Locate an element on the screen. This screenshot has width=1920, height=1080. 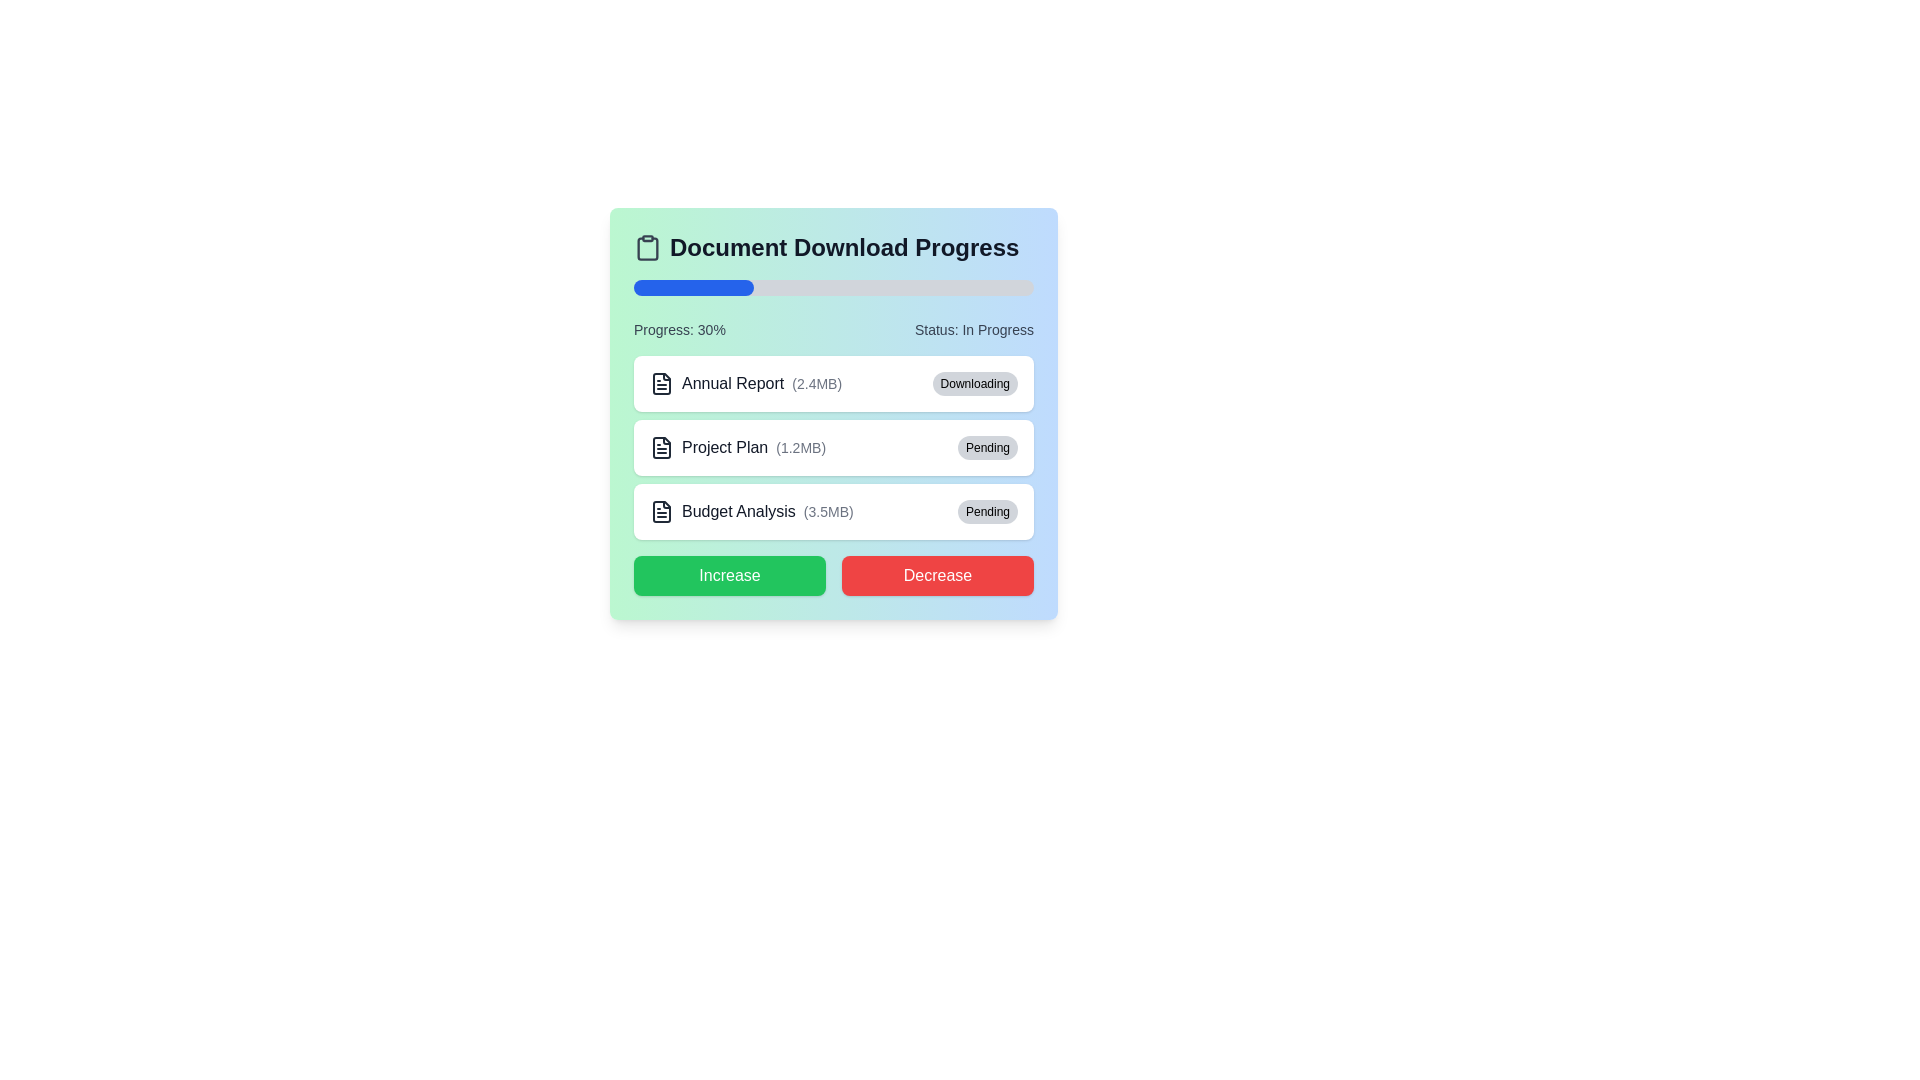
the text label that shows the file size of the 'Budget Analysis' document, located immediately after the 'Budget Analysis' text in the third list item of the 'Document Download Progress' panel is located at coordinates (828, 511).